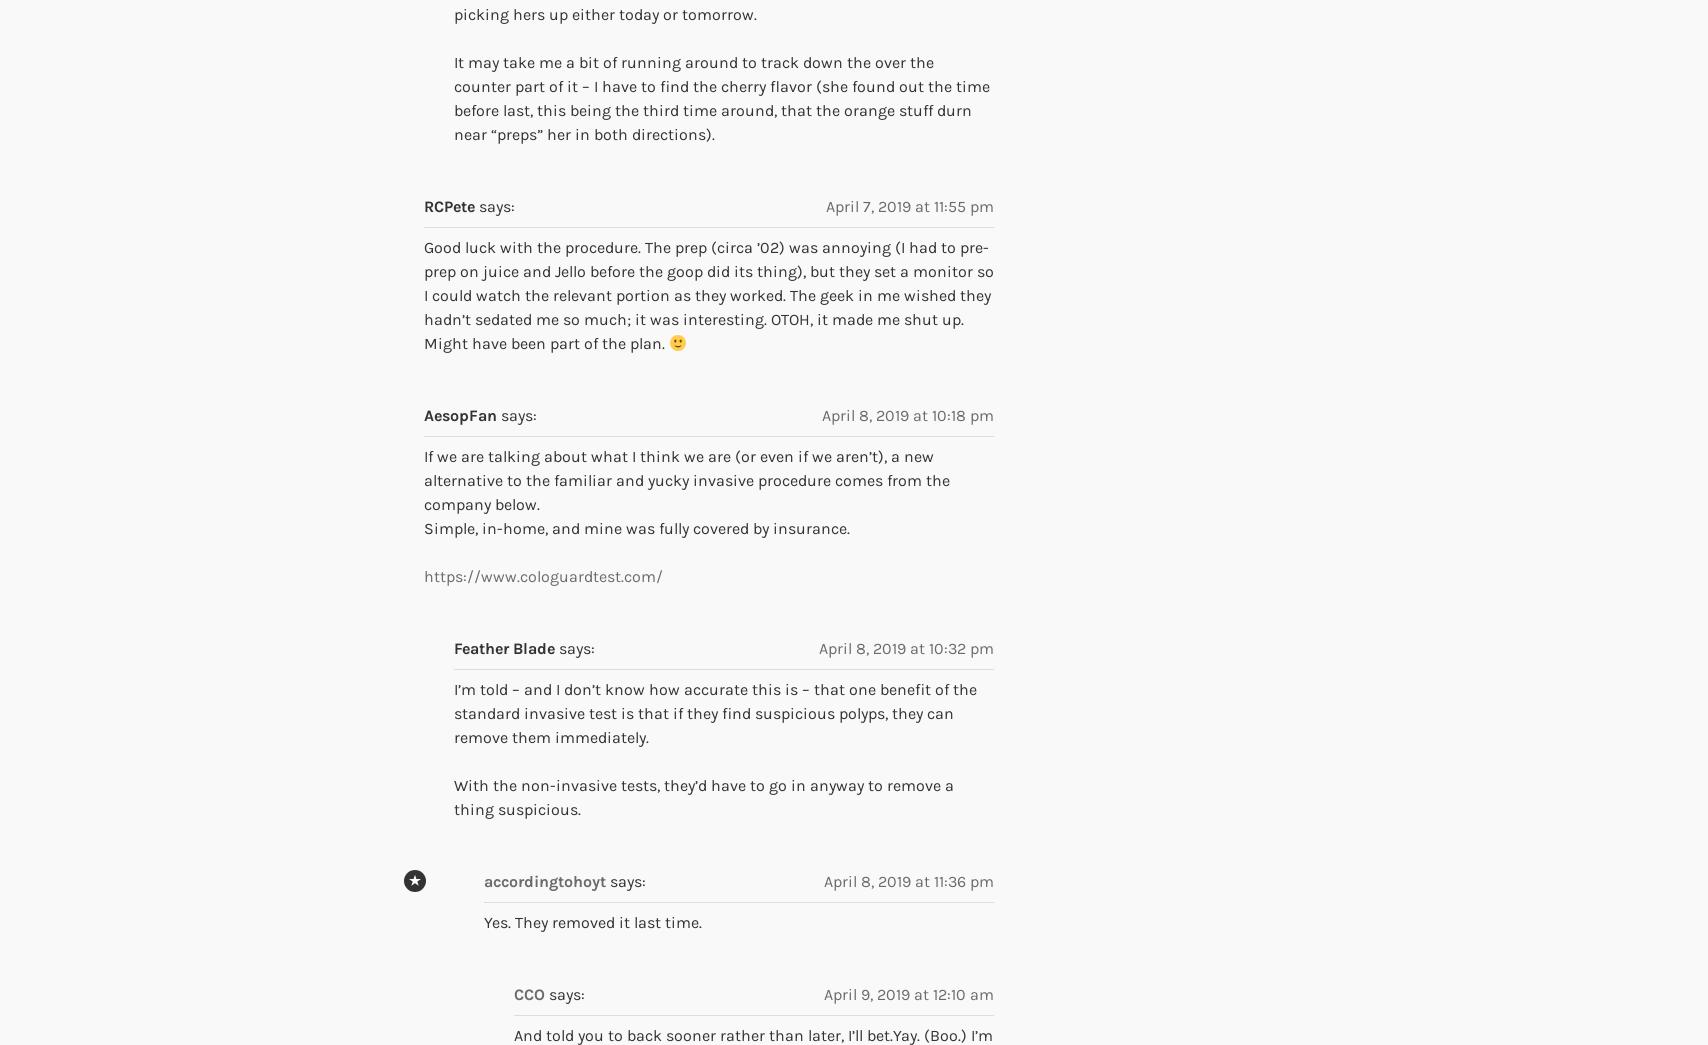 Image resolution: width=1708 pixels, height=1045 pixels. What do you see at coordinates (721, 98) in the screenshot?
I see `'It may take me a bit of running around to track down the over the counter part of it – I have to find the cherry flavor (she found out the time before last, this being the third time around, that the orange stuff durn near “preps” her in both directions).'` at bounding box center [721, 98].